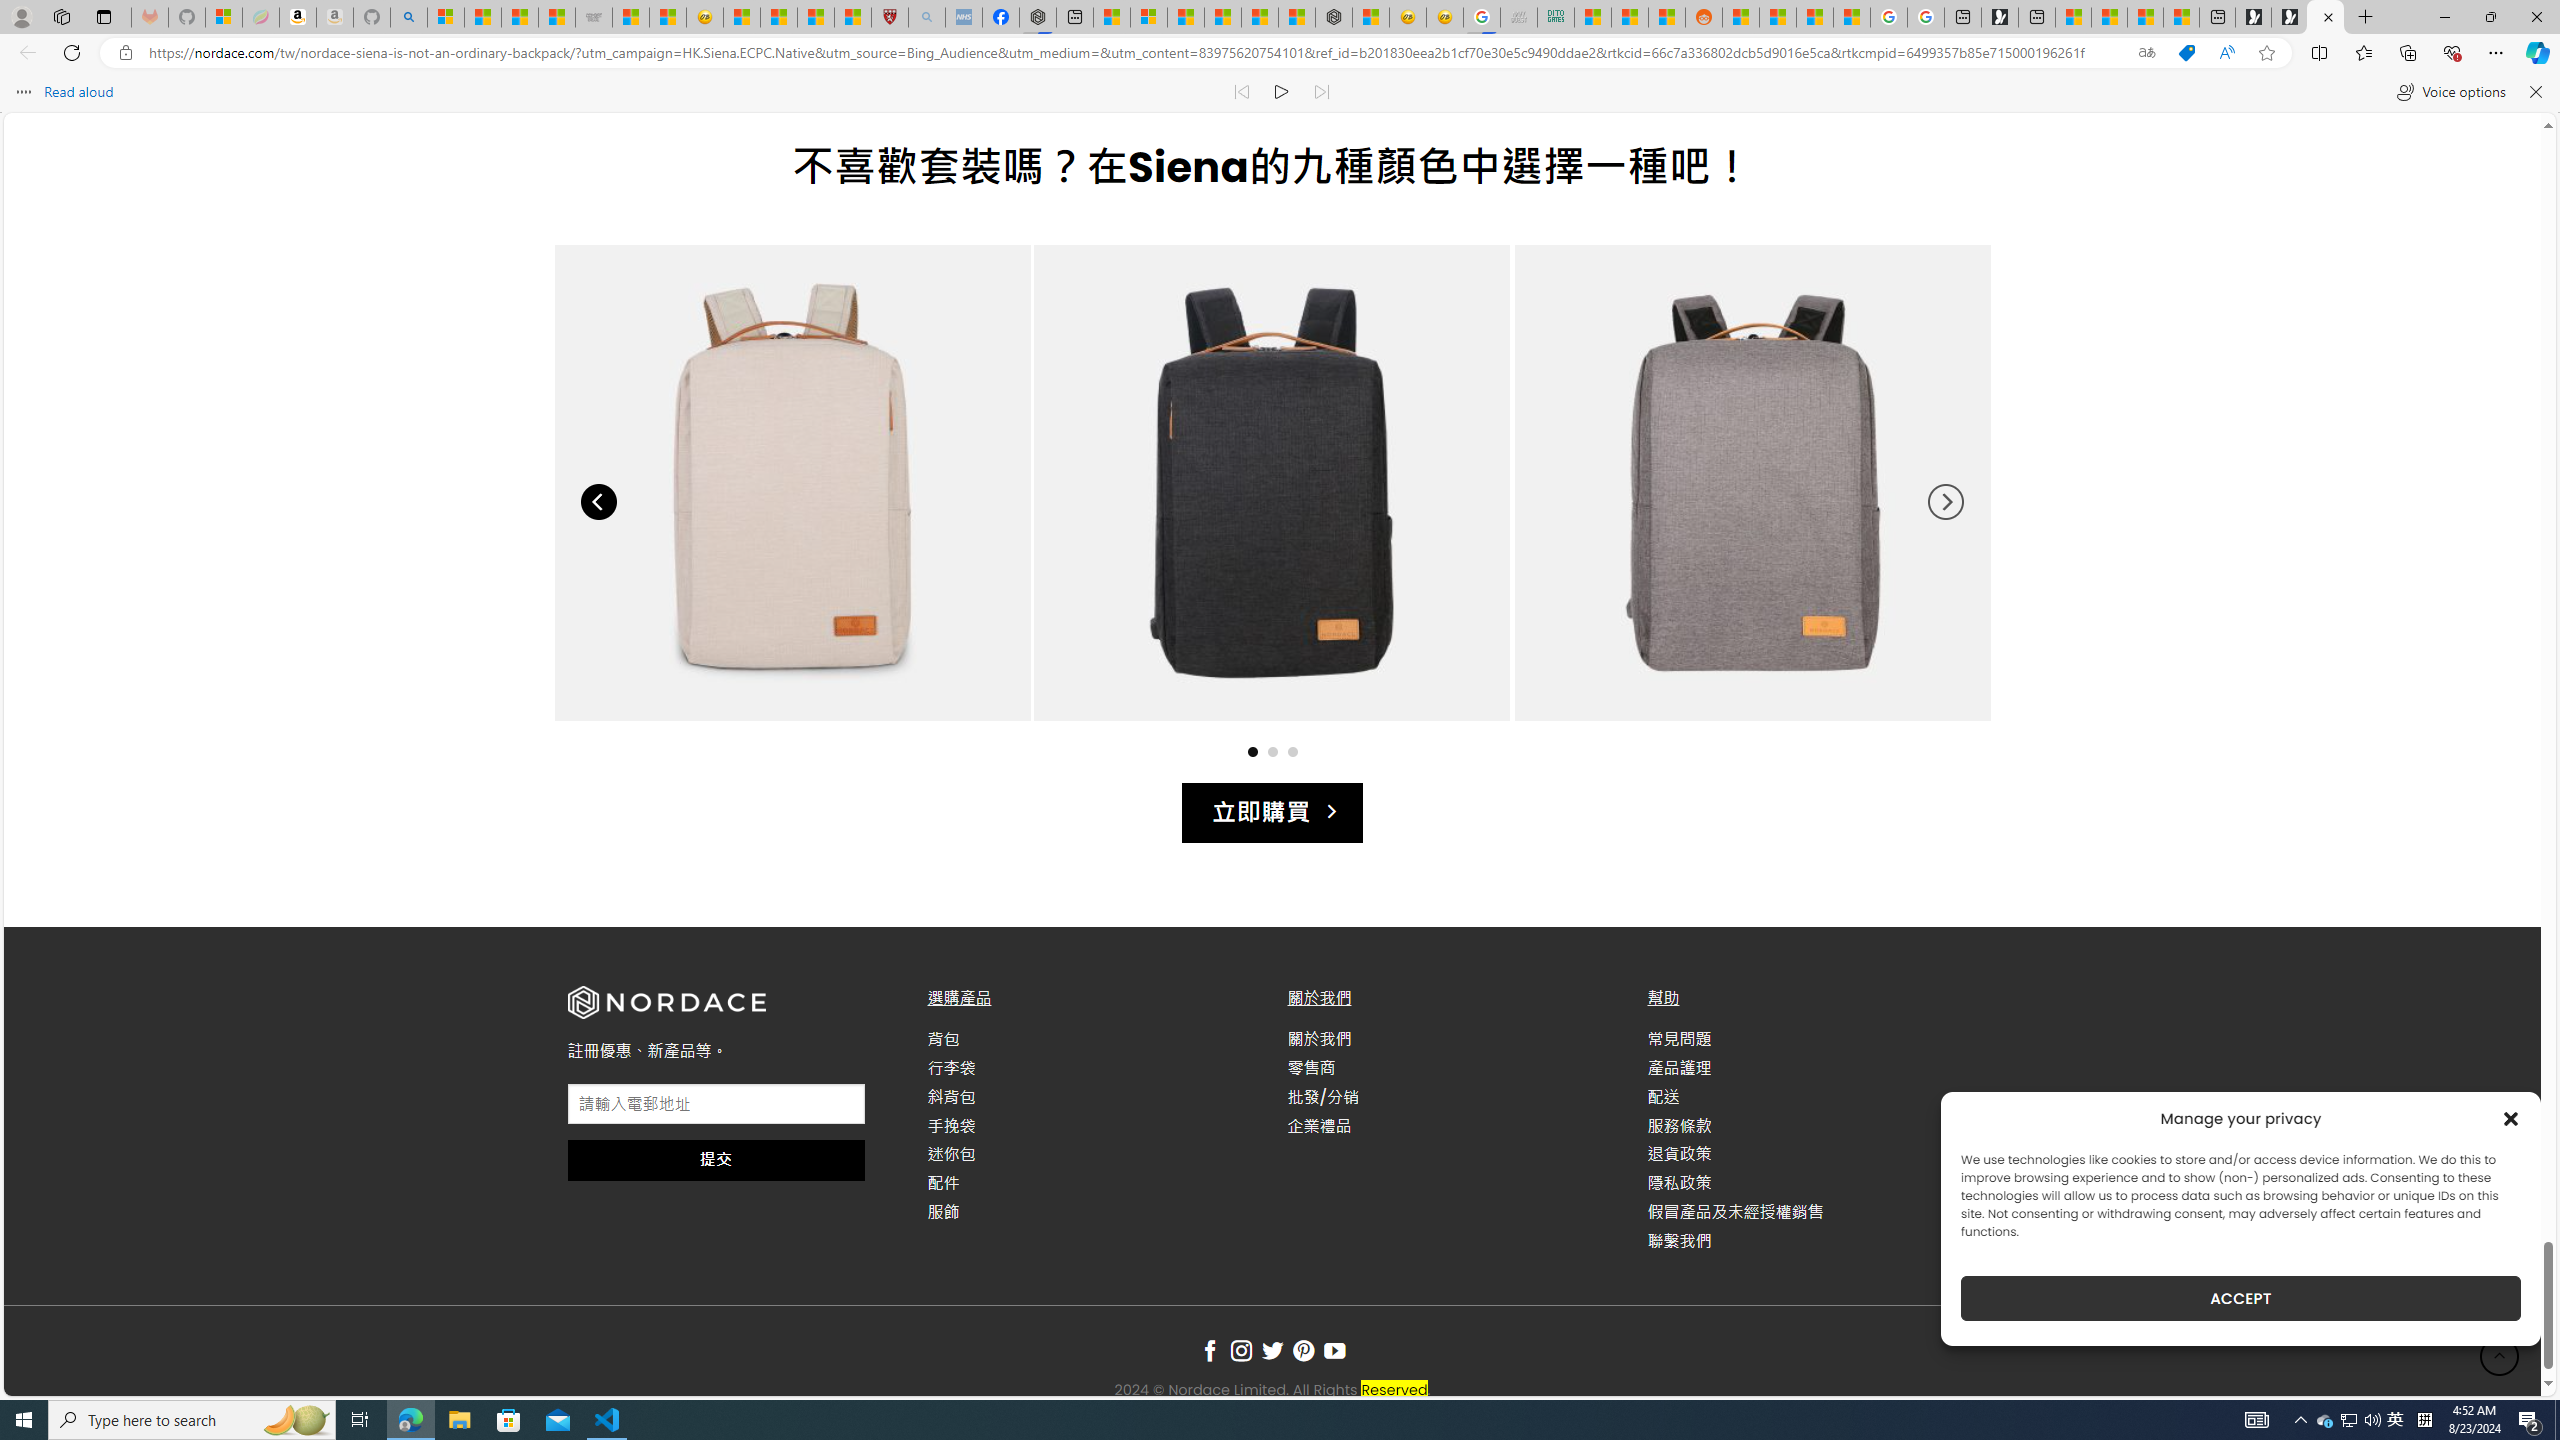 This screenshot has height=1440, width=2560. Describe the element at coordinates (1292, 750) in the screenshot. I see `'Page dot 3'` at that location.